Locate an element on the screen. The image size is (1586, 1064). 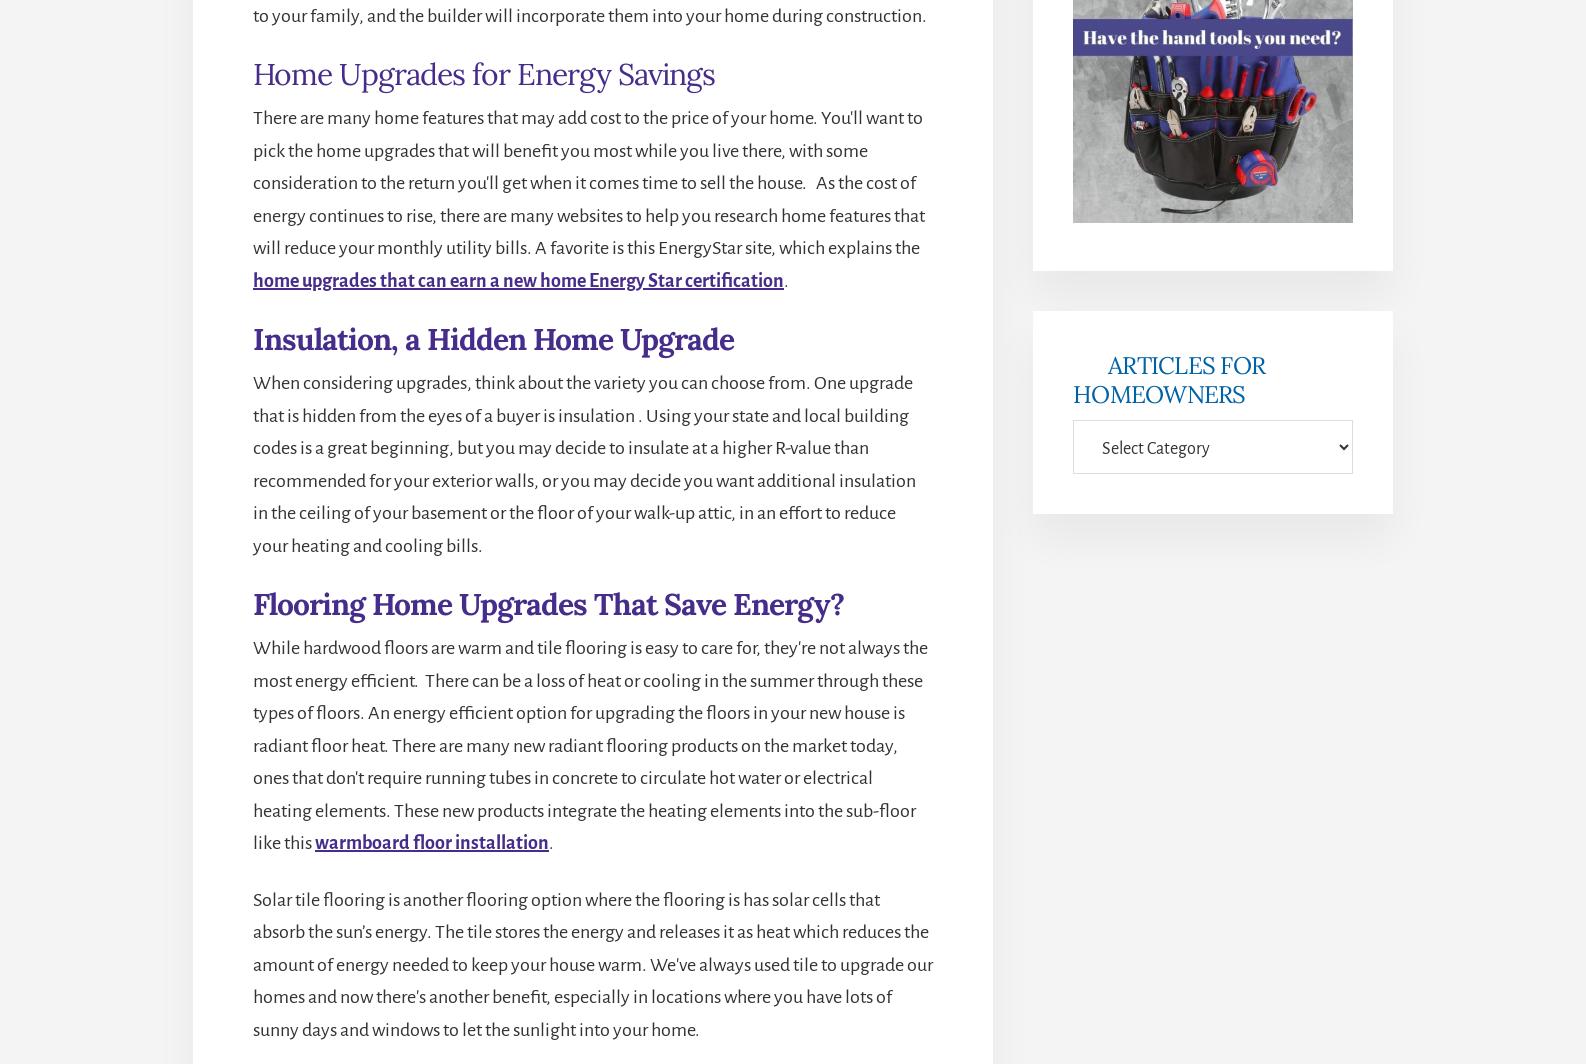
'Copyright © 2023 ·' is located at coordinates (619, 906).